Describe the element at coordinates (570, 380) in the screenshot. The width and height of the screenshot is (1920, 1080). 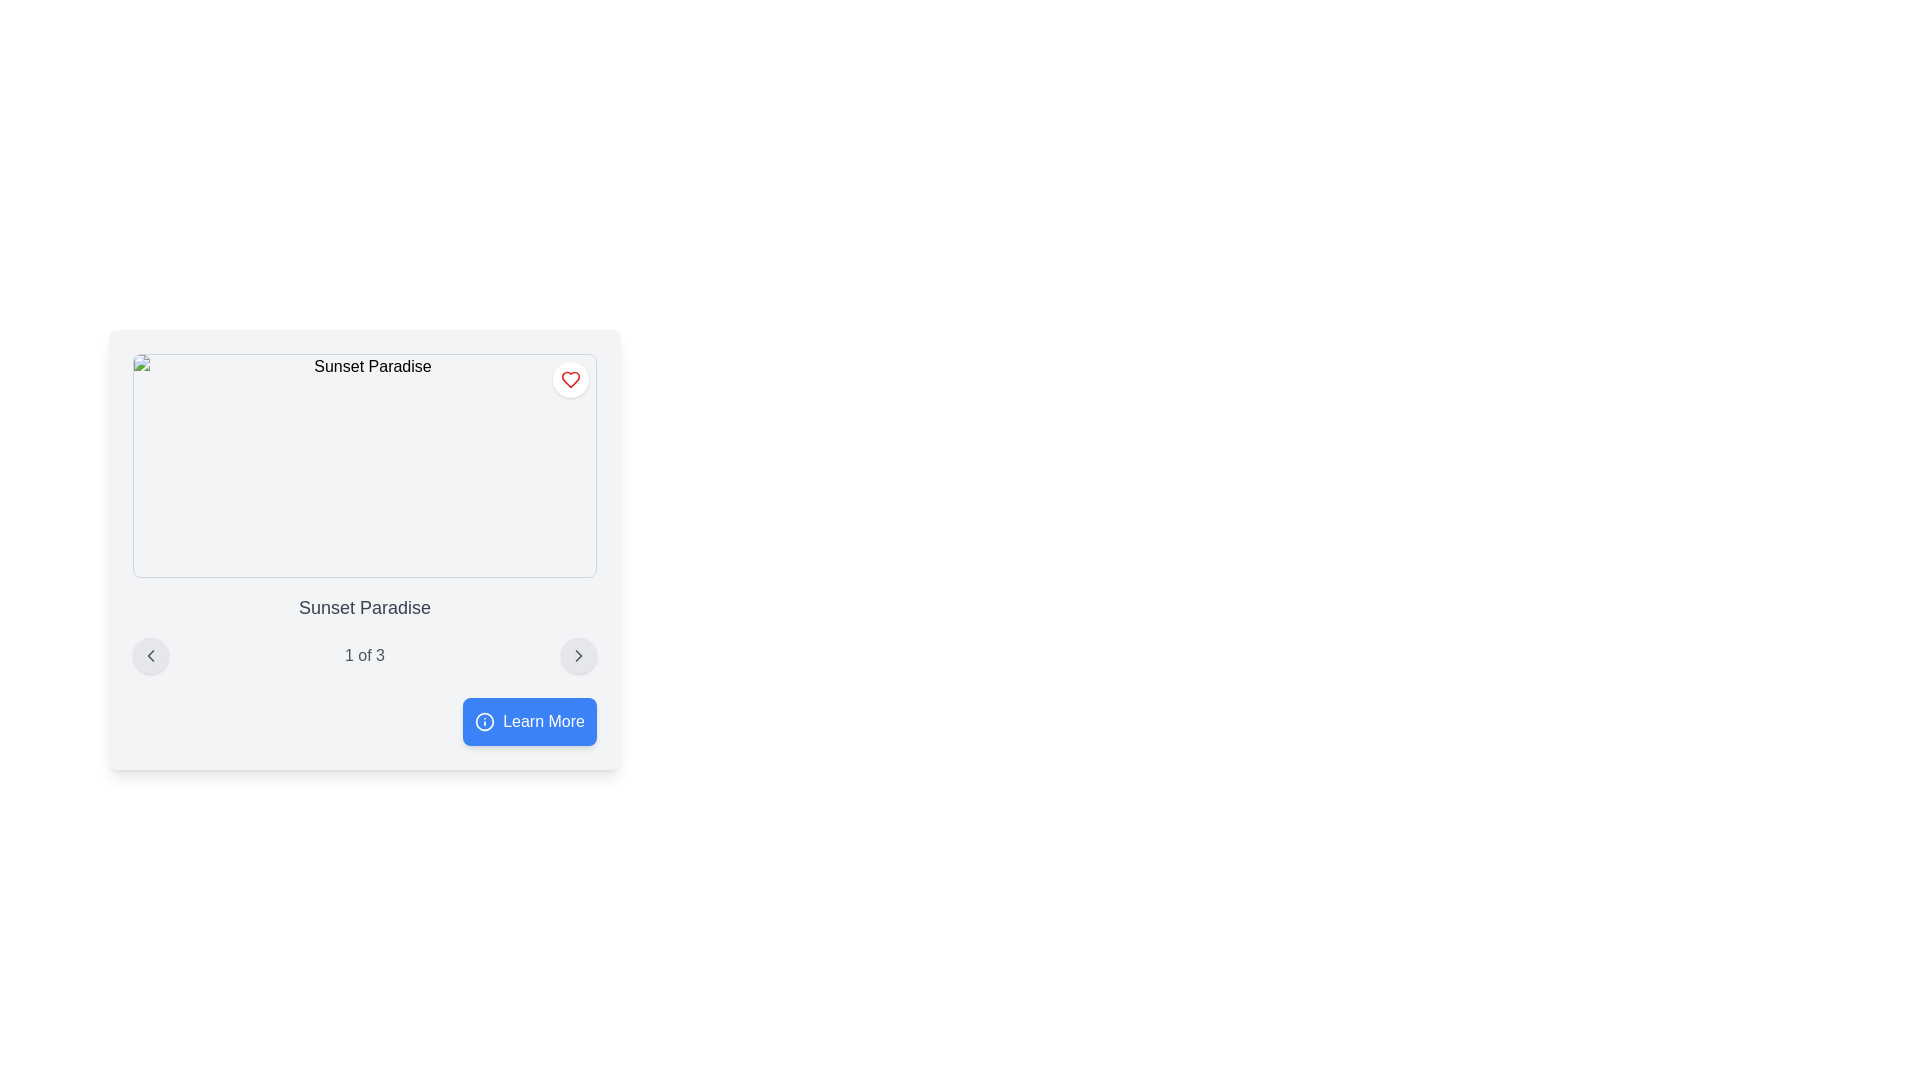
I see `the circular favorite button located near the top-right corner of the 'Sunset Paradise' image to potentially see a tooltip` at that location.